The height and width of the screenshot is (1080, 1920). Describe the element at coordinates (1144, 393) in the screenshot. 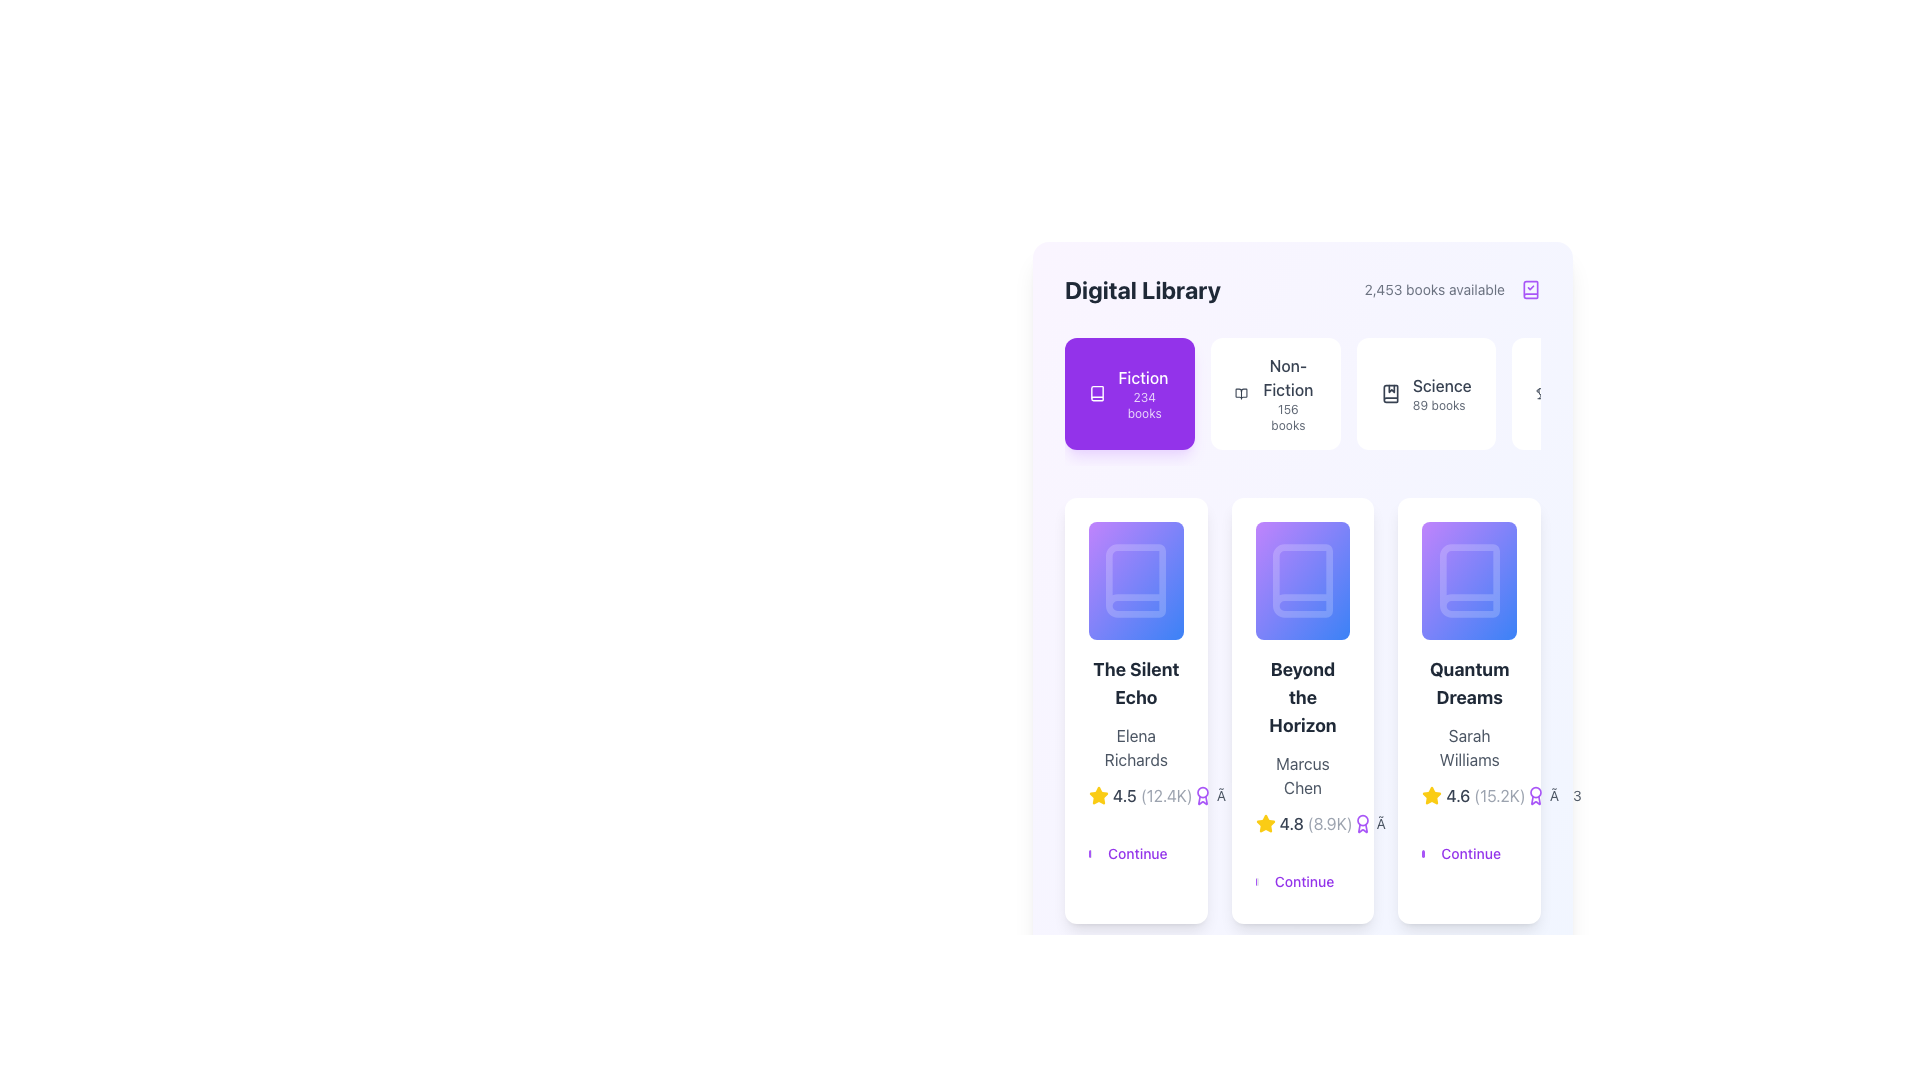

I see `the 'Fiction' category display, which indicates the availability of 234 books in the Fiction section` at that location.